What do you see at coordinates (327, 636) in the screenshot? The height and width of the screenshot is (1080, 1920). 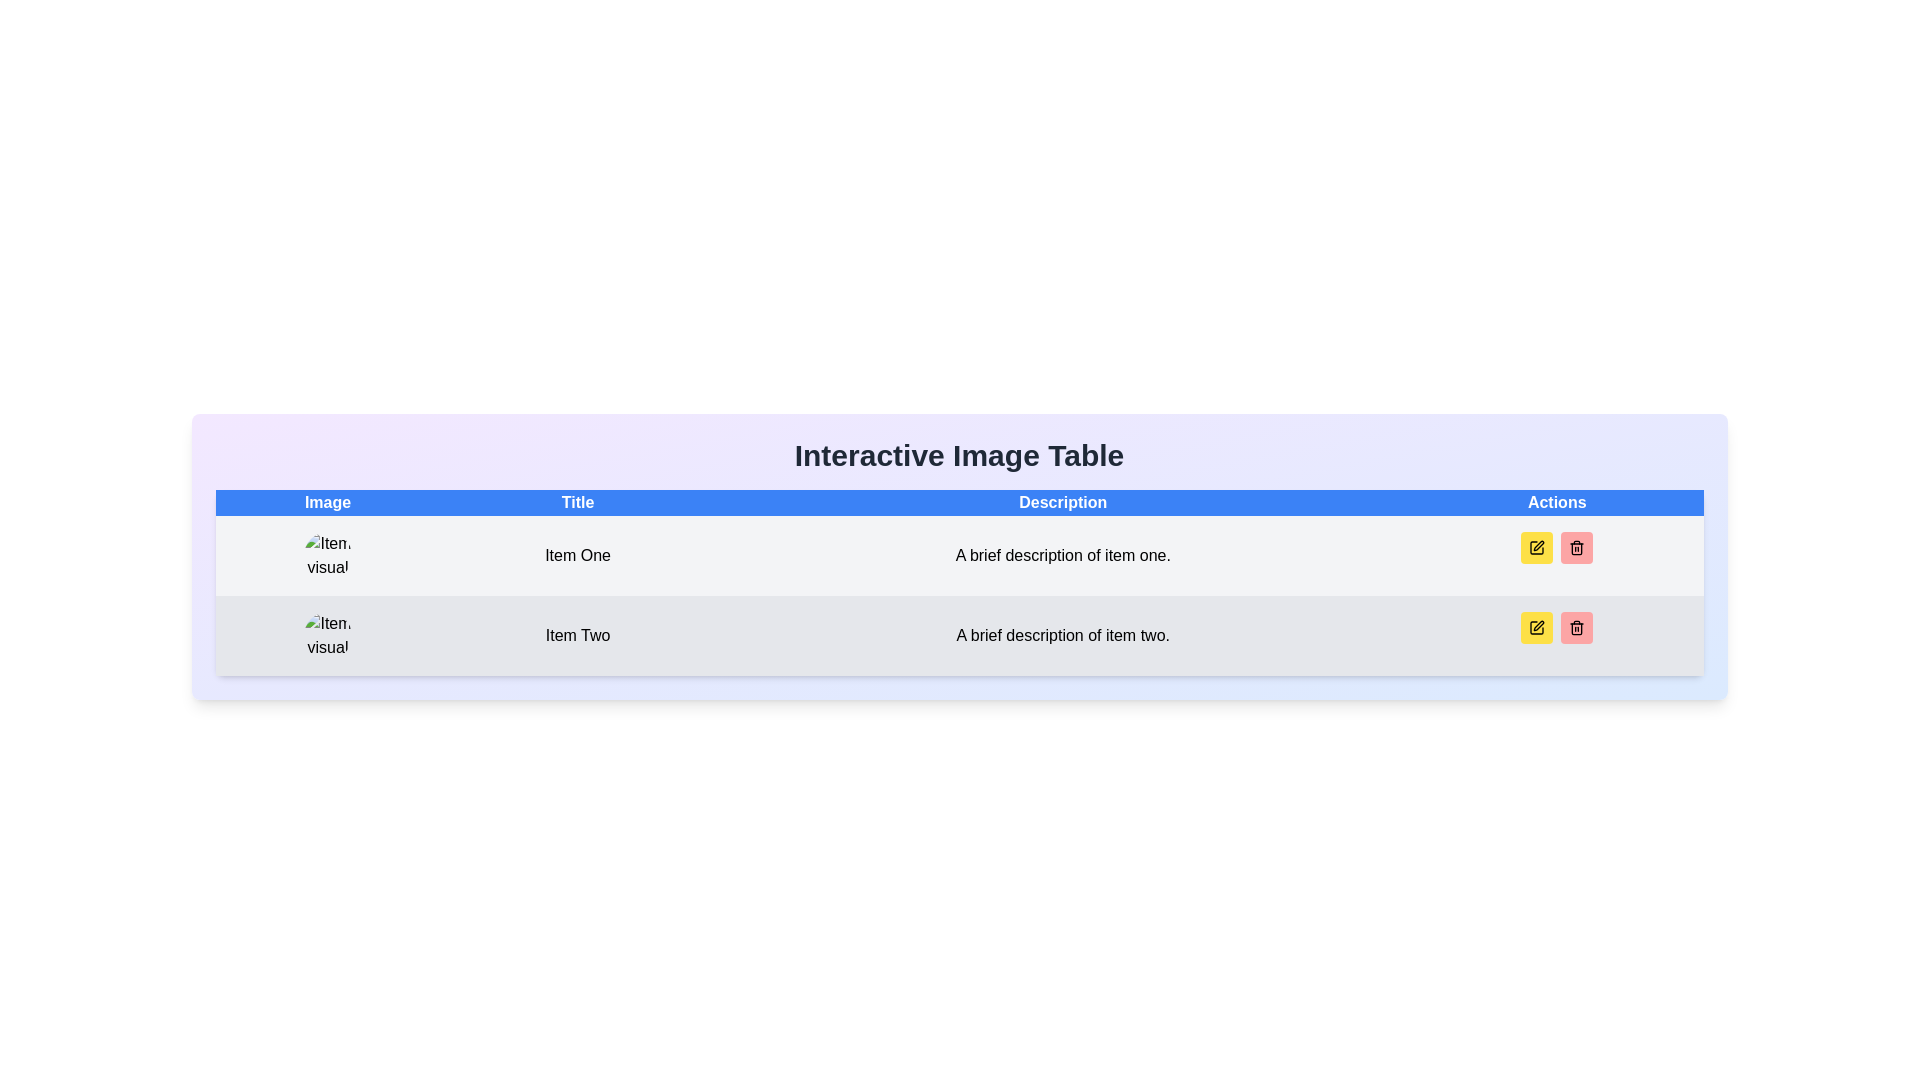 I see `the circular image placeholder located in the second row of a table under the 'Image' column, which aligns with 'Item Two' in the 'Title' column` at bounding box center [327, 636].